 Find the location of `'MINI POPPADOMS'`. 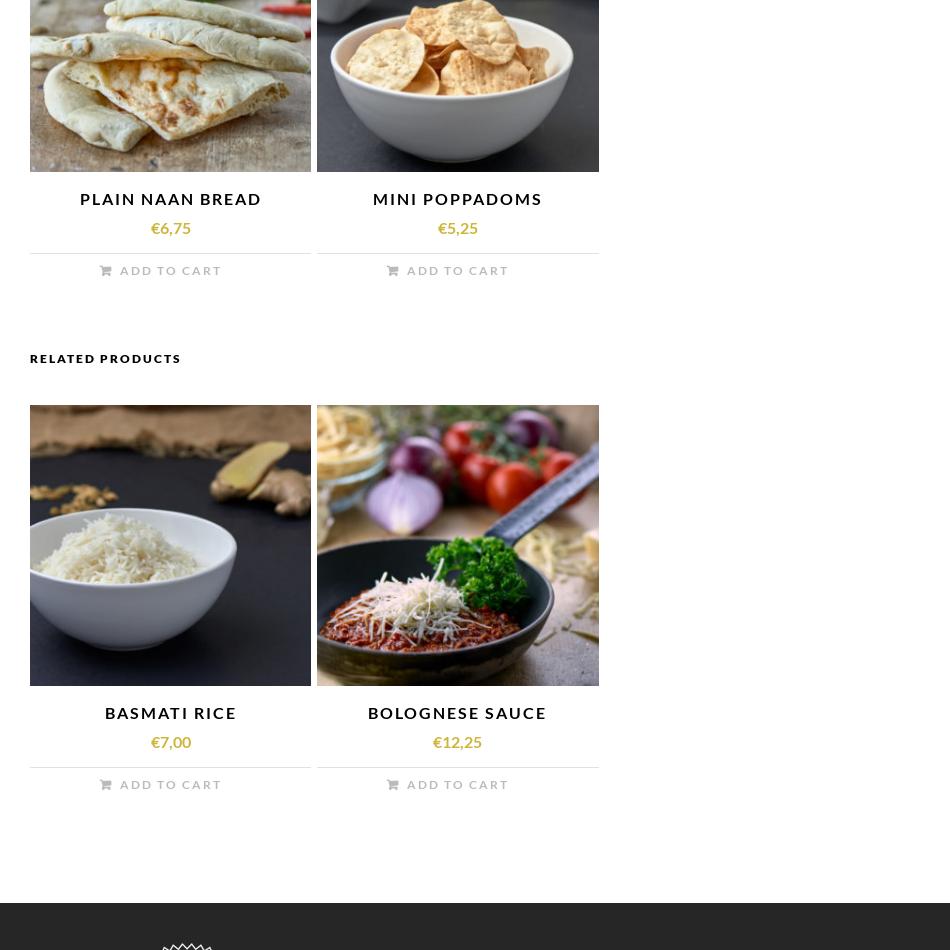

'MINI POPPADOMS' is located at coordinates (456, 197).